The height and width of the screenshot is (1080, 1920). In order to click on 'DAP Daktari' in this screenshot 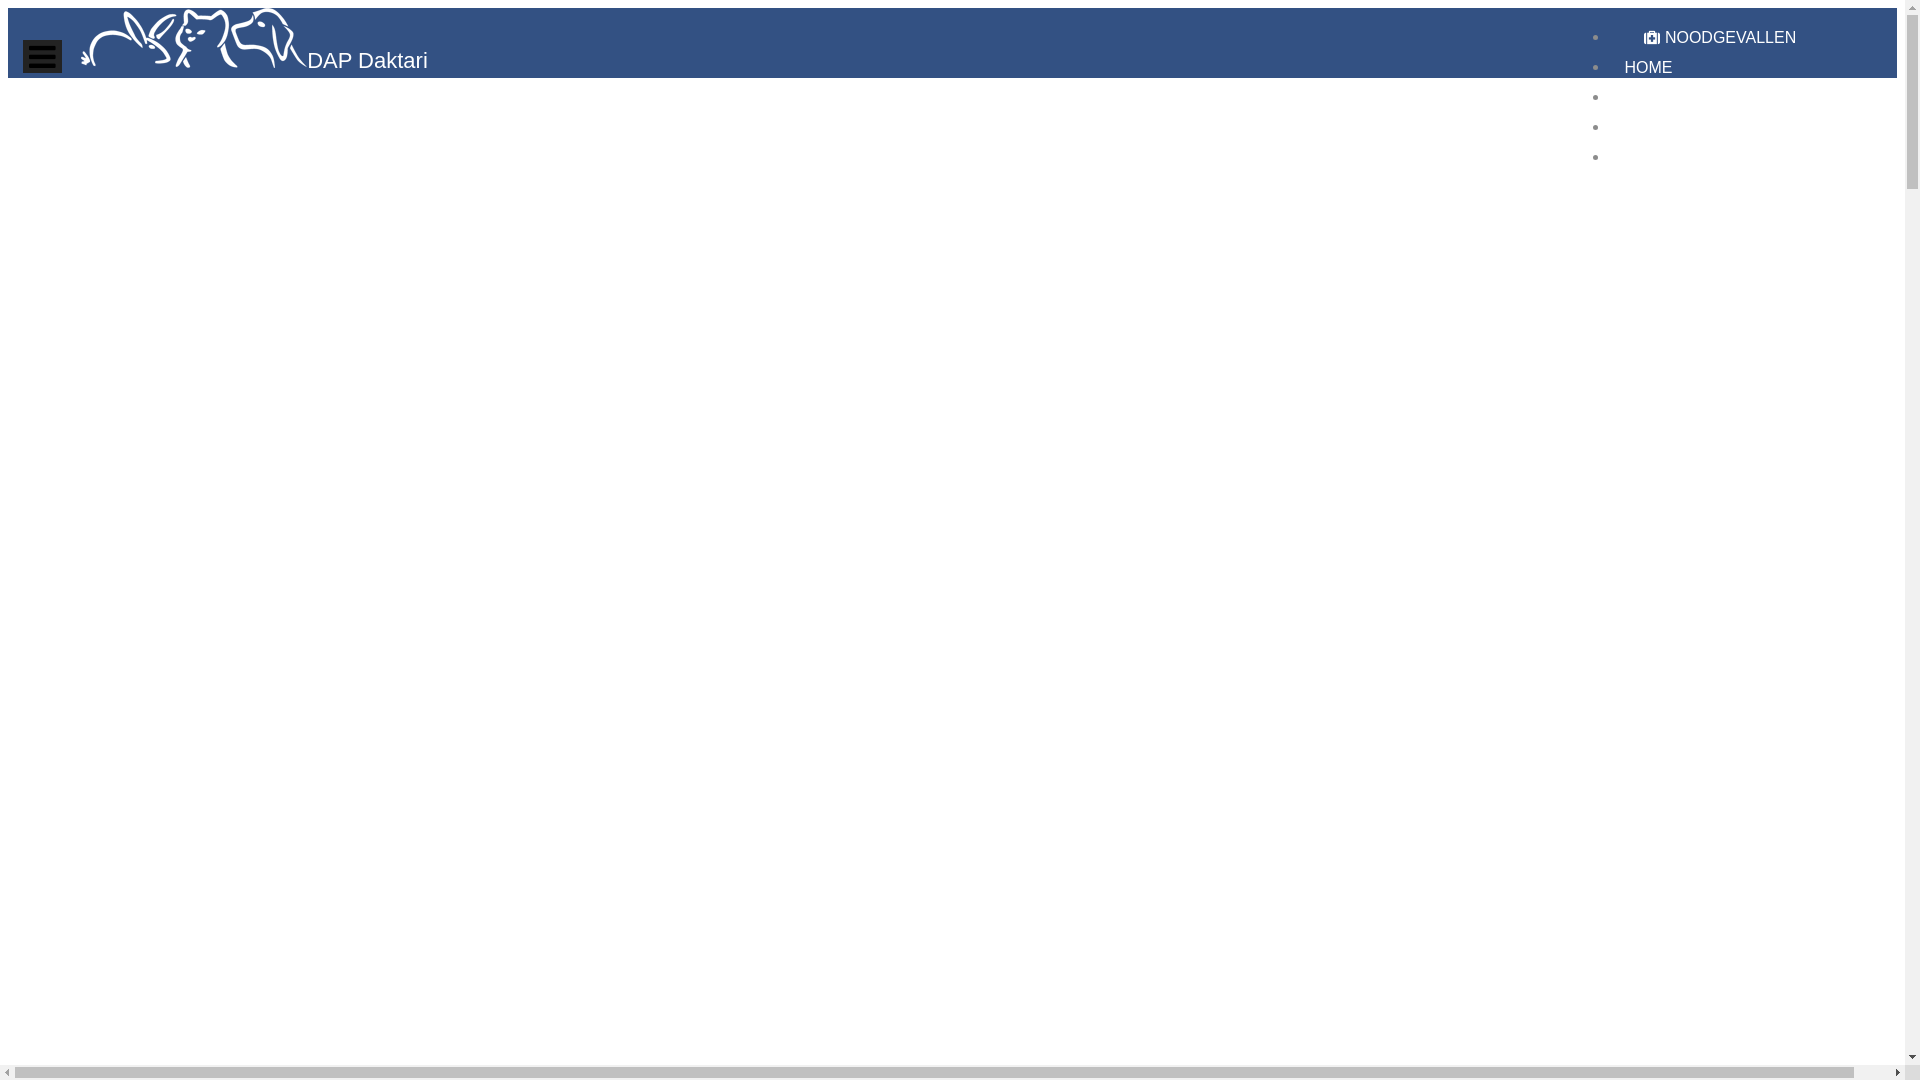, I will do `click(253, 61)`.